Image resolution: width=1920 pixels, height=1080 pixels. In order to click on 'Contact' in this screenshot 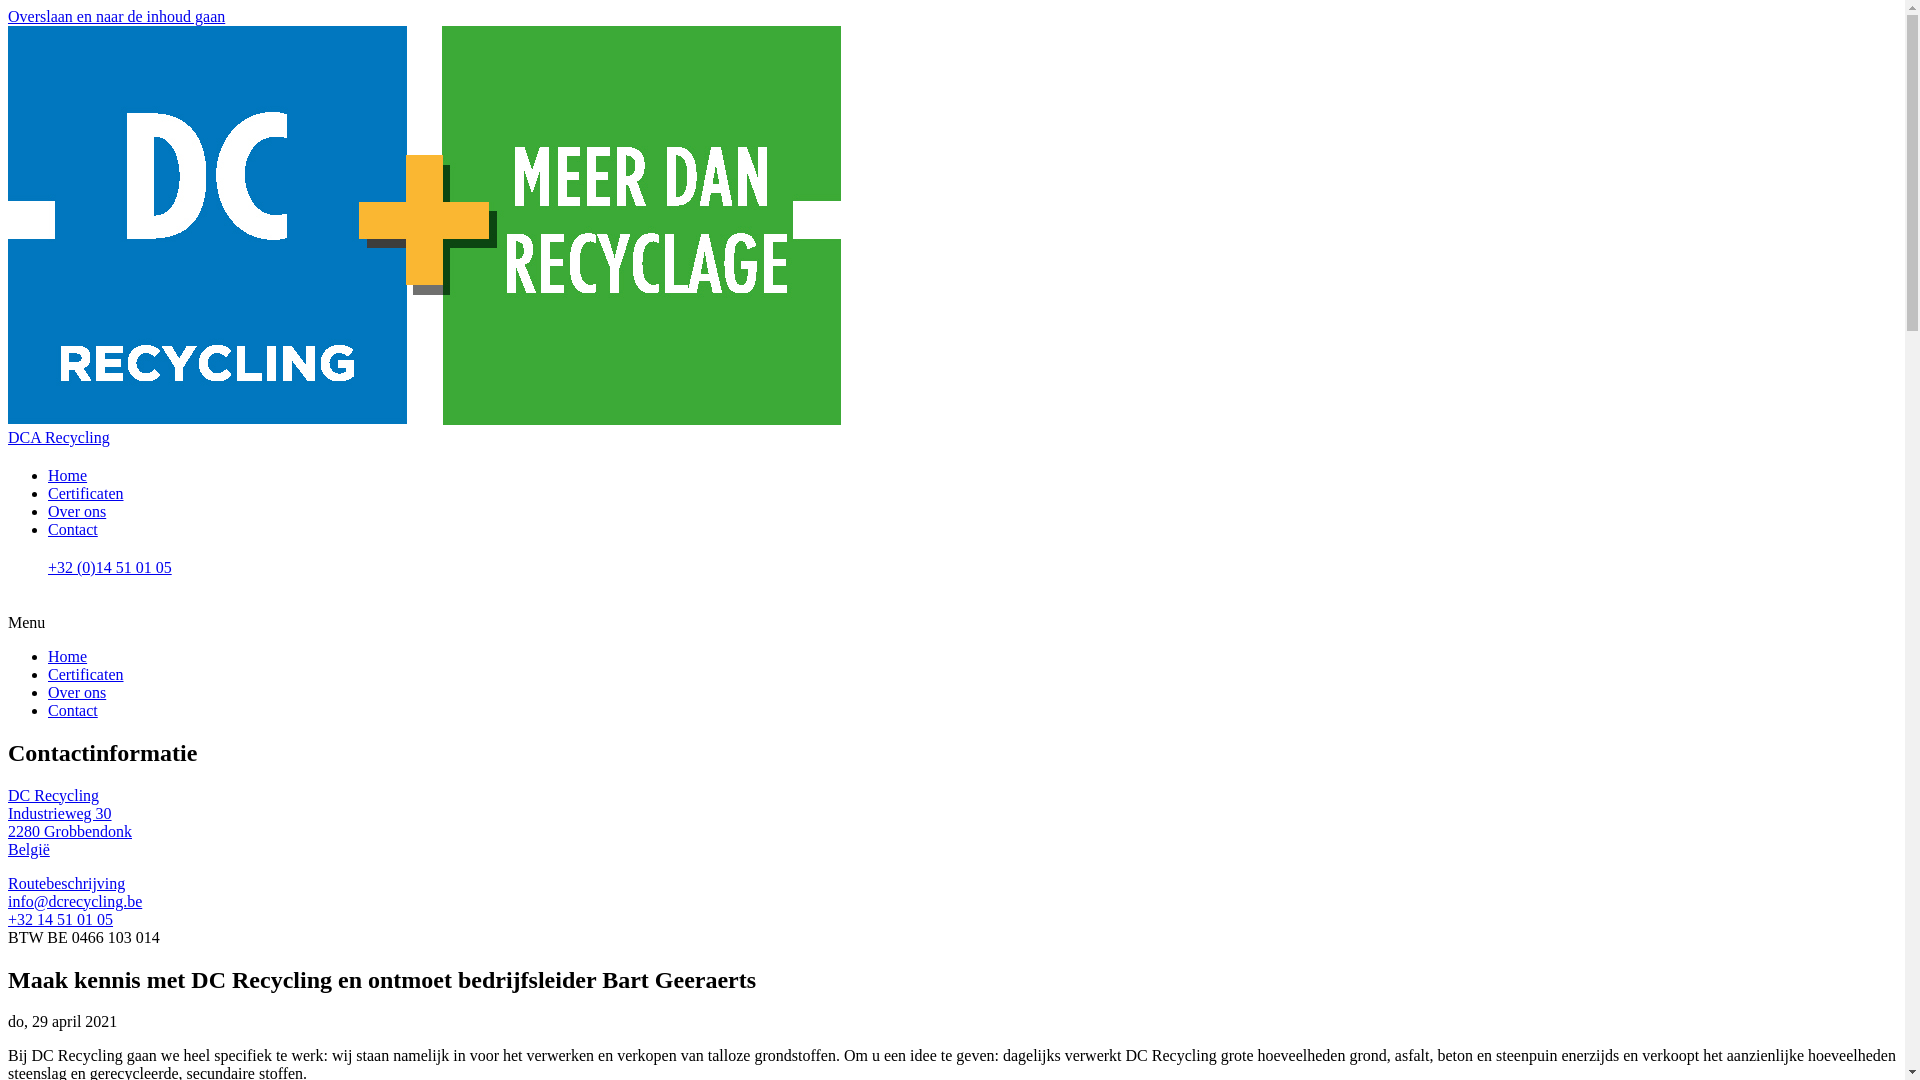, I will do `click(72, 528)`.